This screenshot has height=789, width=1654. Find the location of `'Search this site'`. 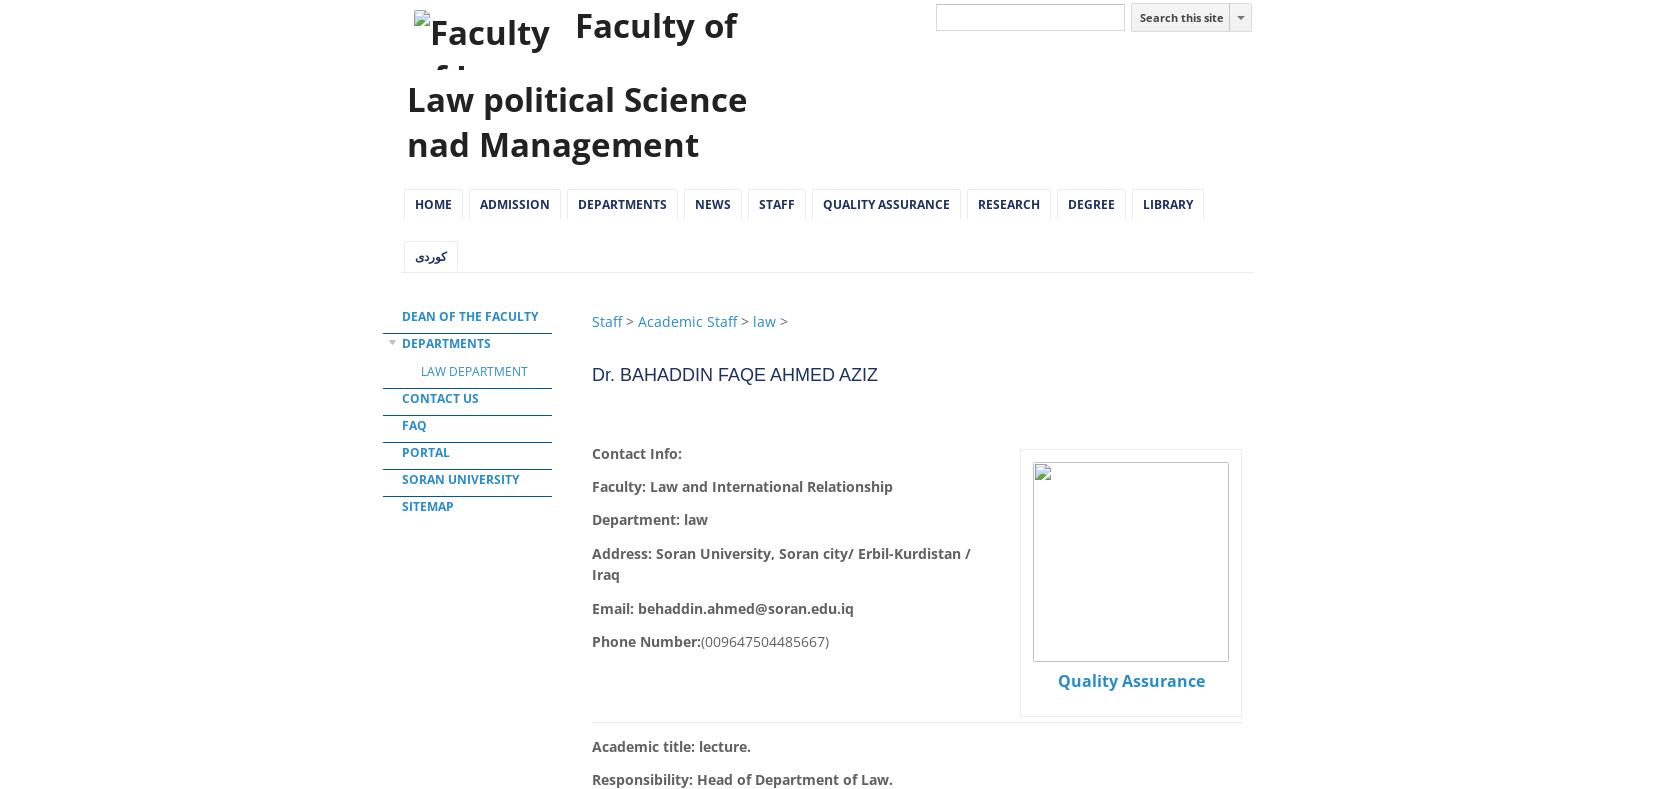

'Search this site' is located at coordinates (1138, 16).